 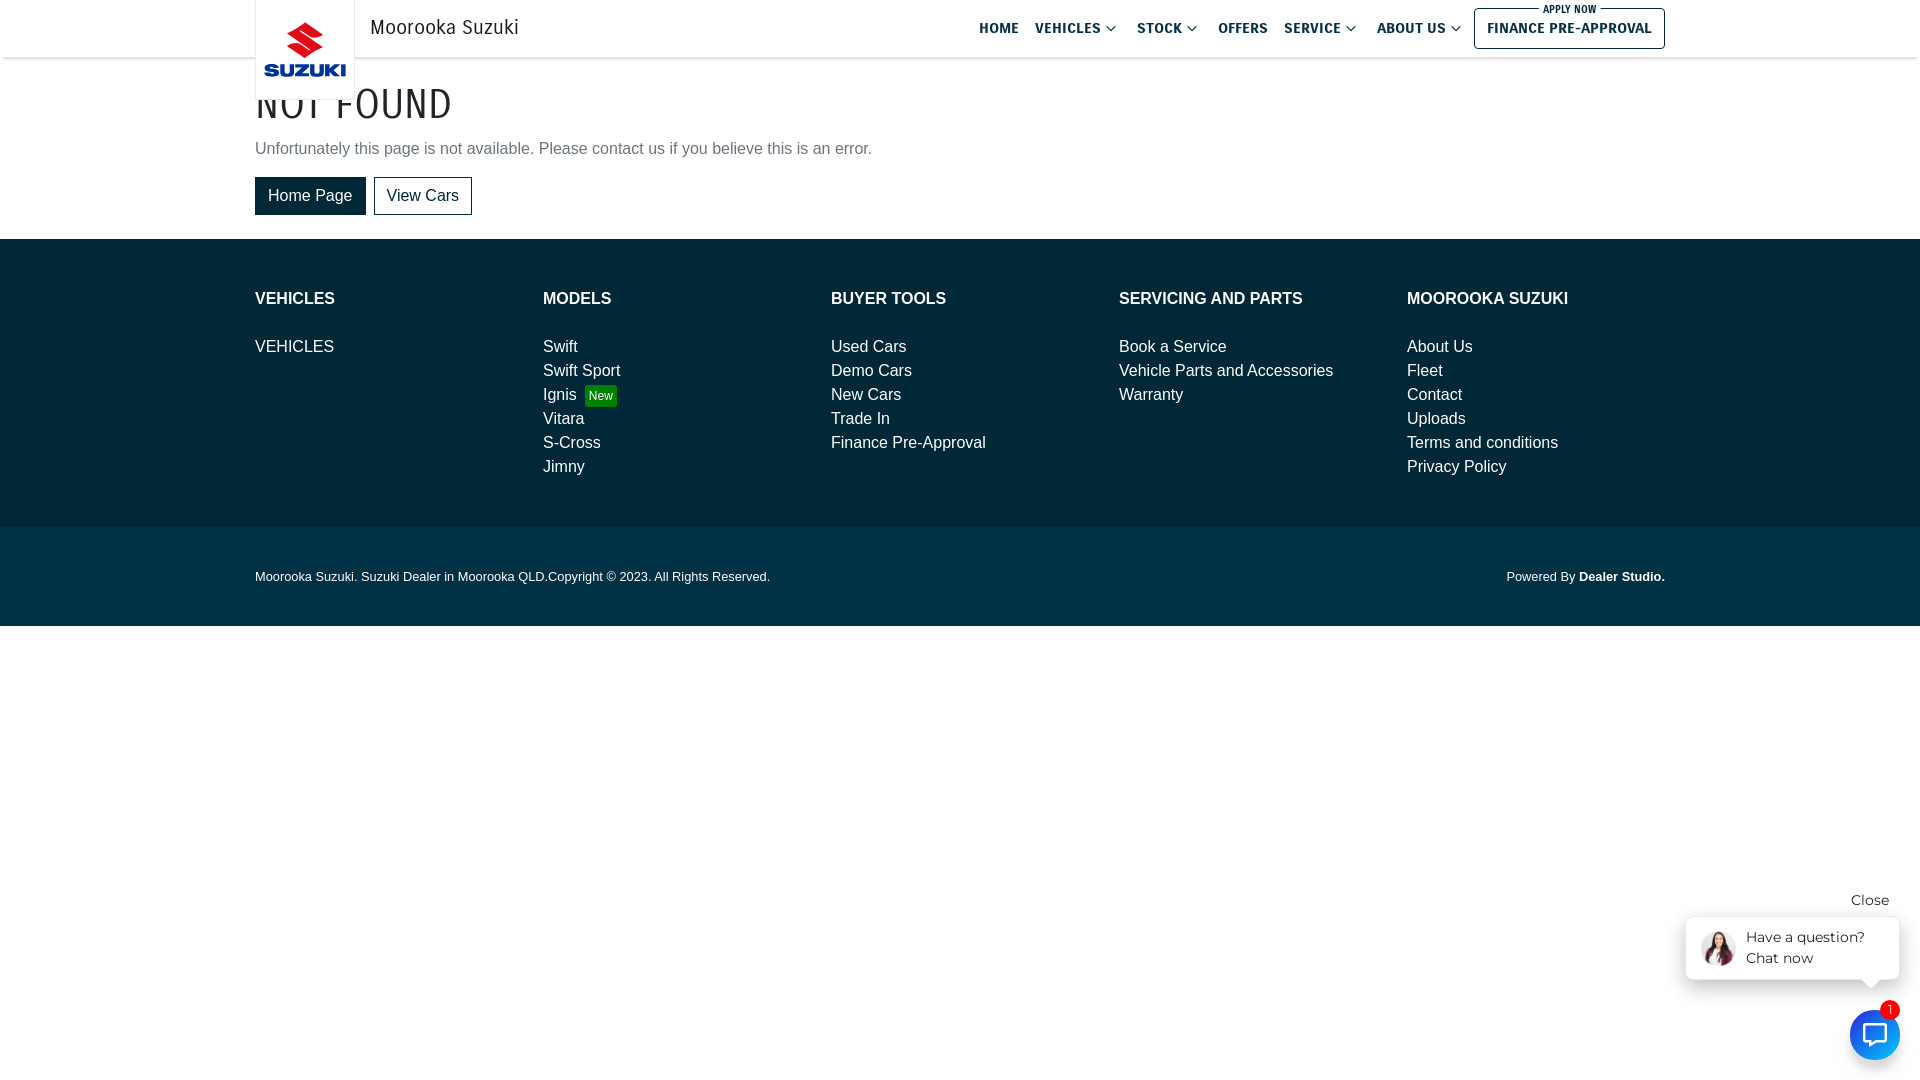 What do you see at coordinates (1322, 28) in the screenshot?
I see `'SERVICE'` at bounding box center [1322, 28].